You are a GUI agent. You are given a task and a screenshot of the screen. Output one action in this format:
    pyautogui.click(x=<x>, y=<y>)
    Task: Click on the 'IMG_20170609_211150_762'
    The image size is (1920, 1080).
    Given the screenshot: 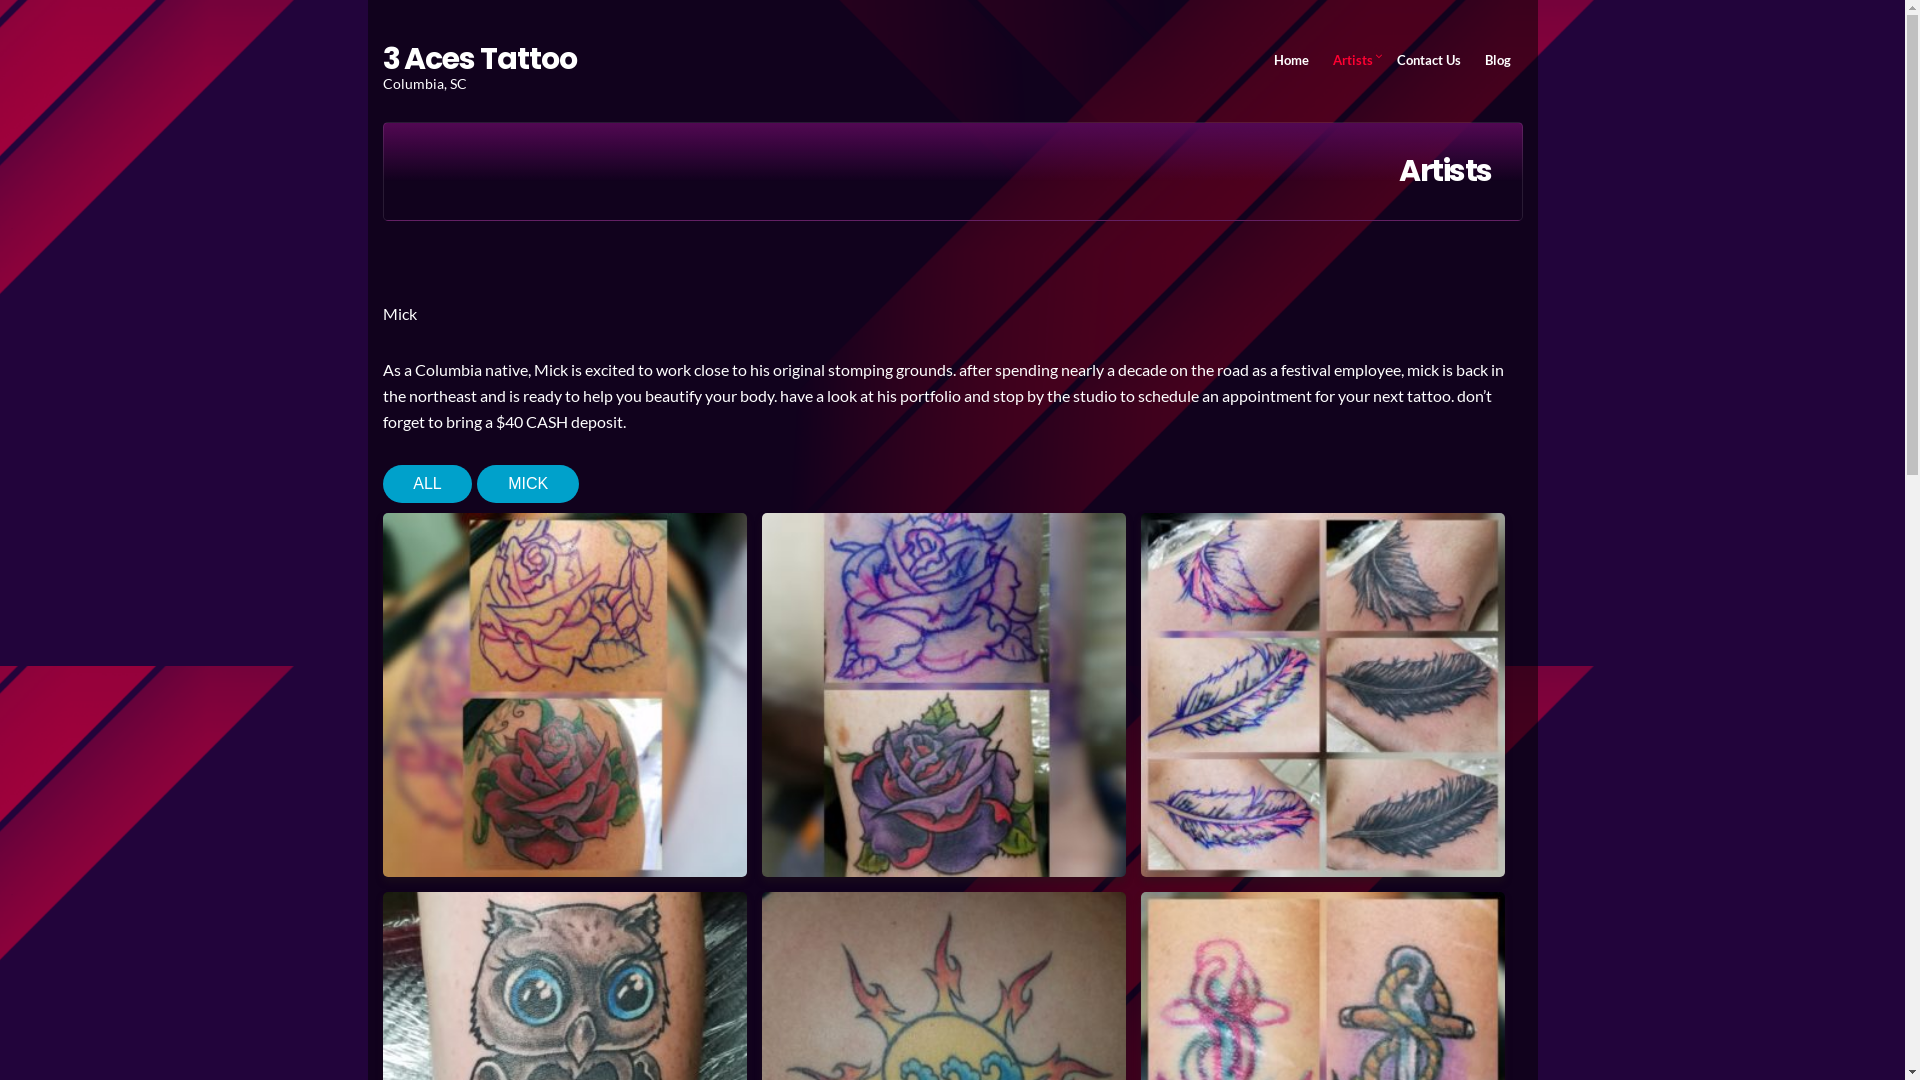 What is the action you would take?
    pyautogui.click(x=563, y=693)
    